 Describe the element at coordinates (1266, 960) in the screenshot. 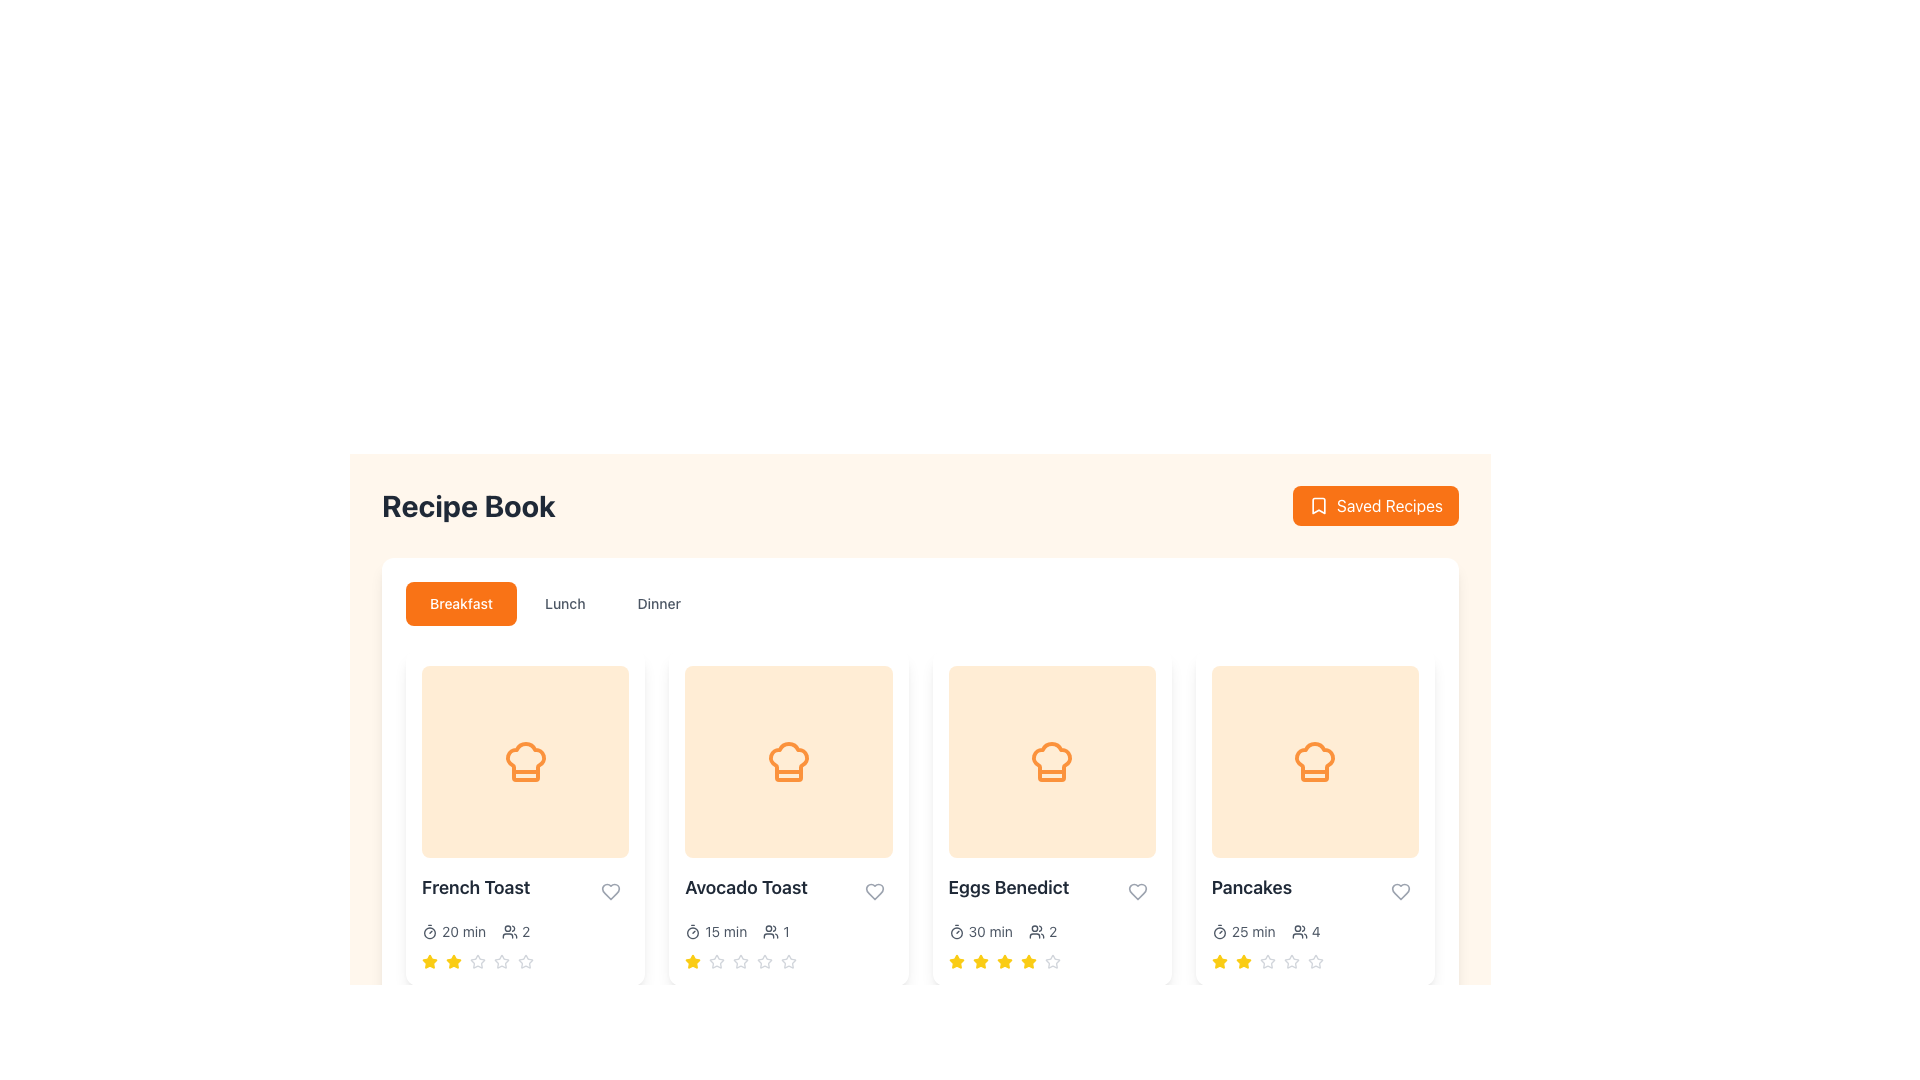

I see `the fourth star icon in the star rating system for the 'Pancakes' item card` at that location.